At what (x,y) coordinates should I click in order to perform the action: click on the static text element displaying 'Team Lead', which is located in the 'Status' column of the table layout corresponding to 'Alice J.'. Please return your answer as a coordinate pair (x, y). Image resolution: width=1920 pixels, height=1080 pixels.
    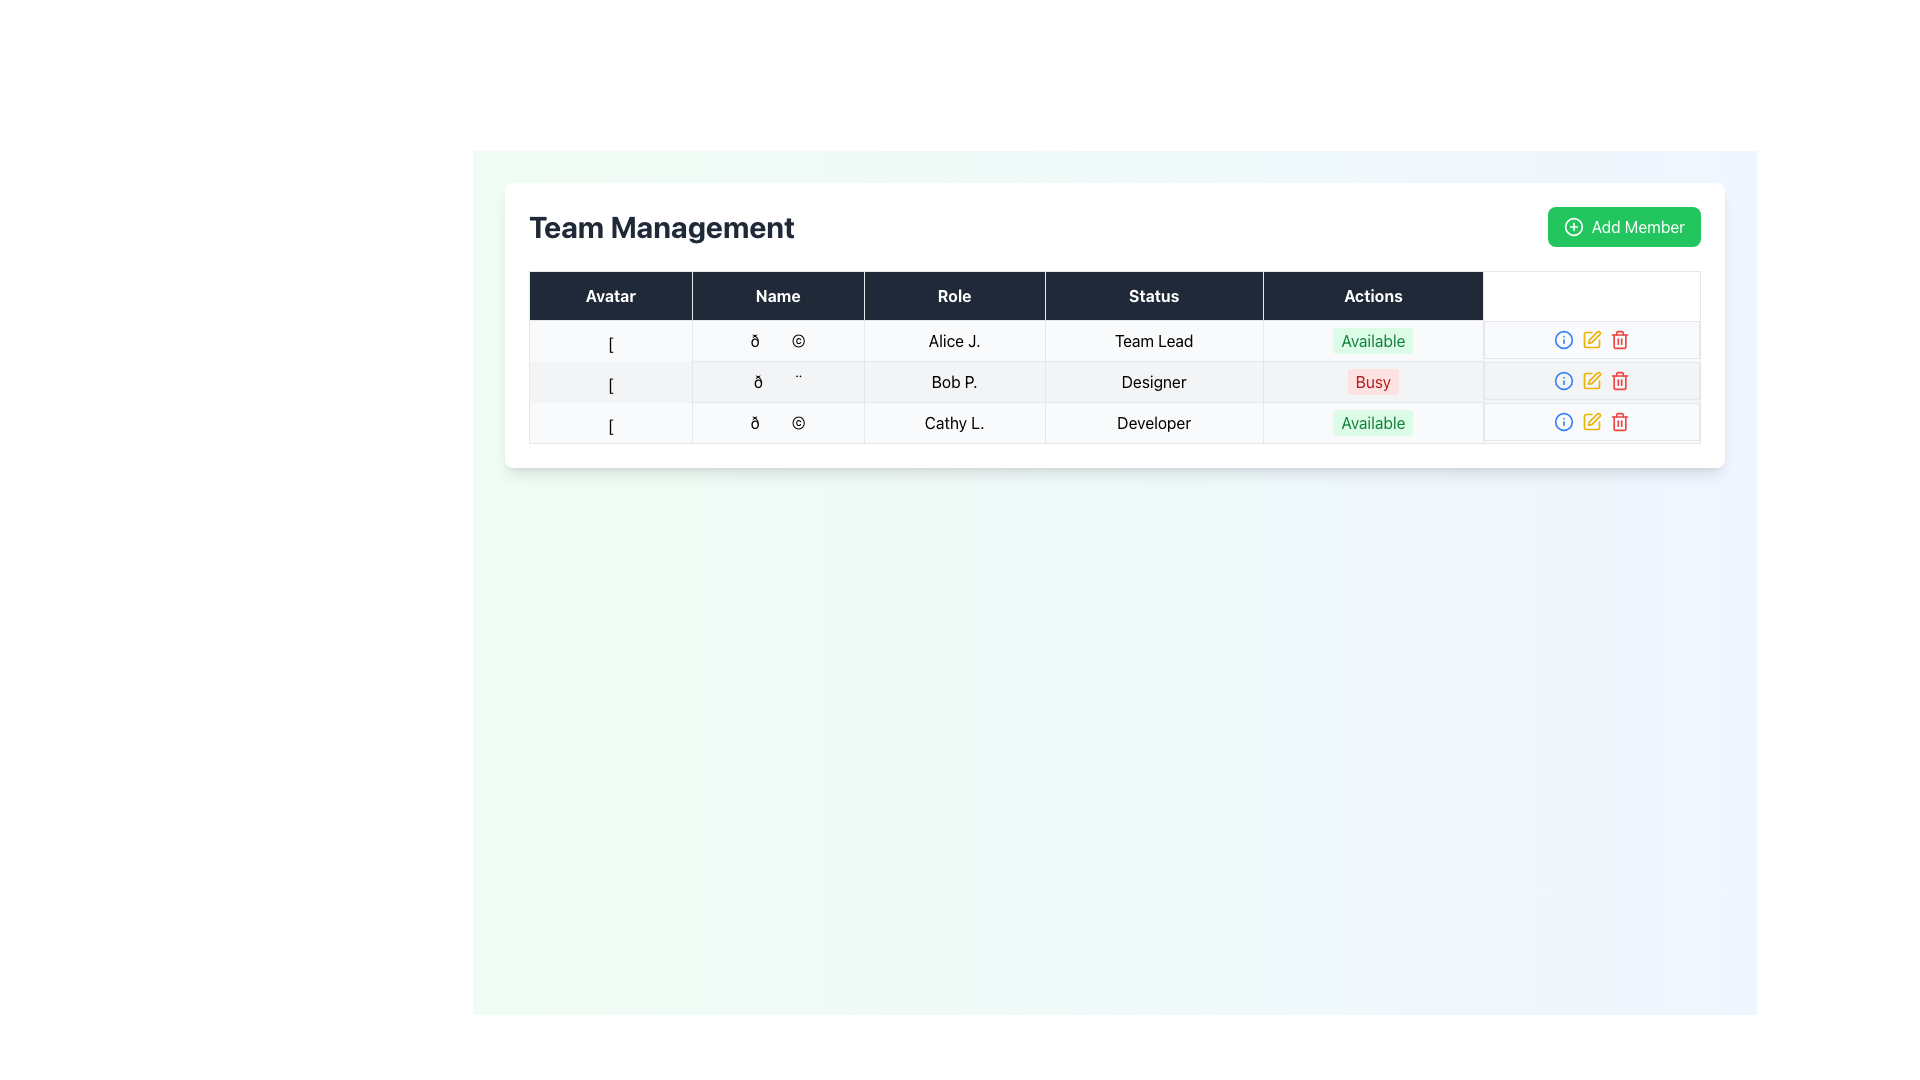
    Looking at the image, I should click on (1154, 339).